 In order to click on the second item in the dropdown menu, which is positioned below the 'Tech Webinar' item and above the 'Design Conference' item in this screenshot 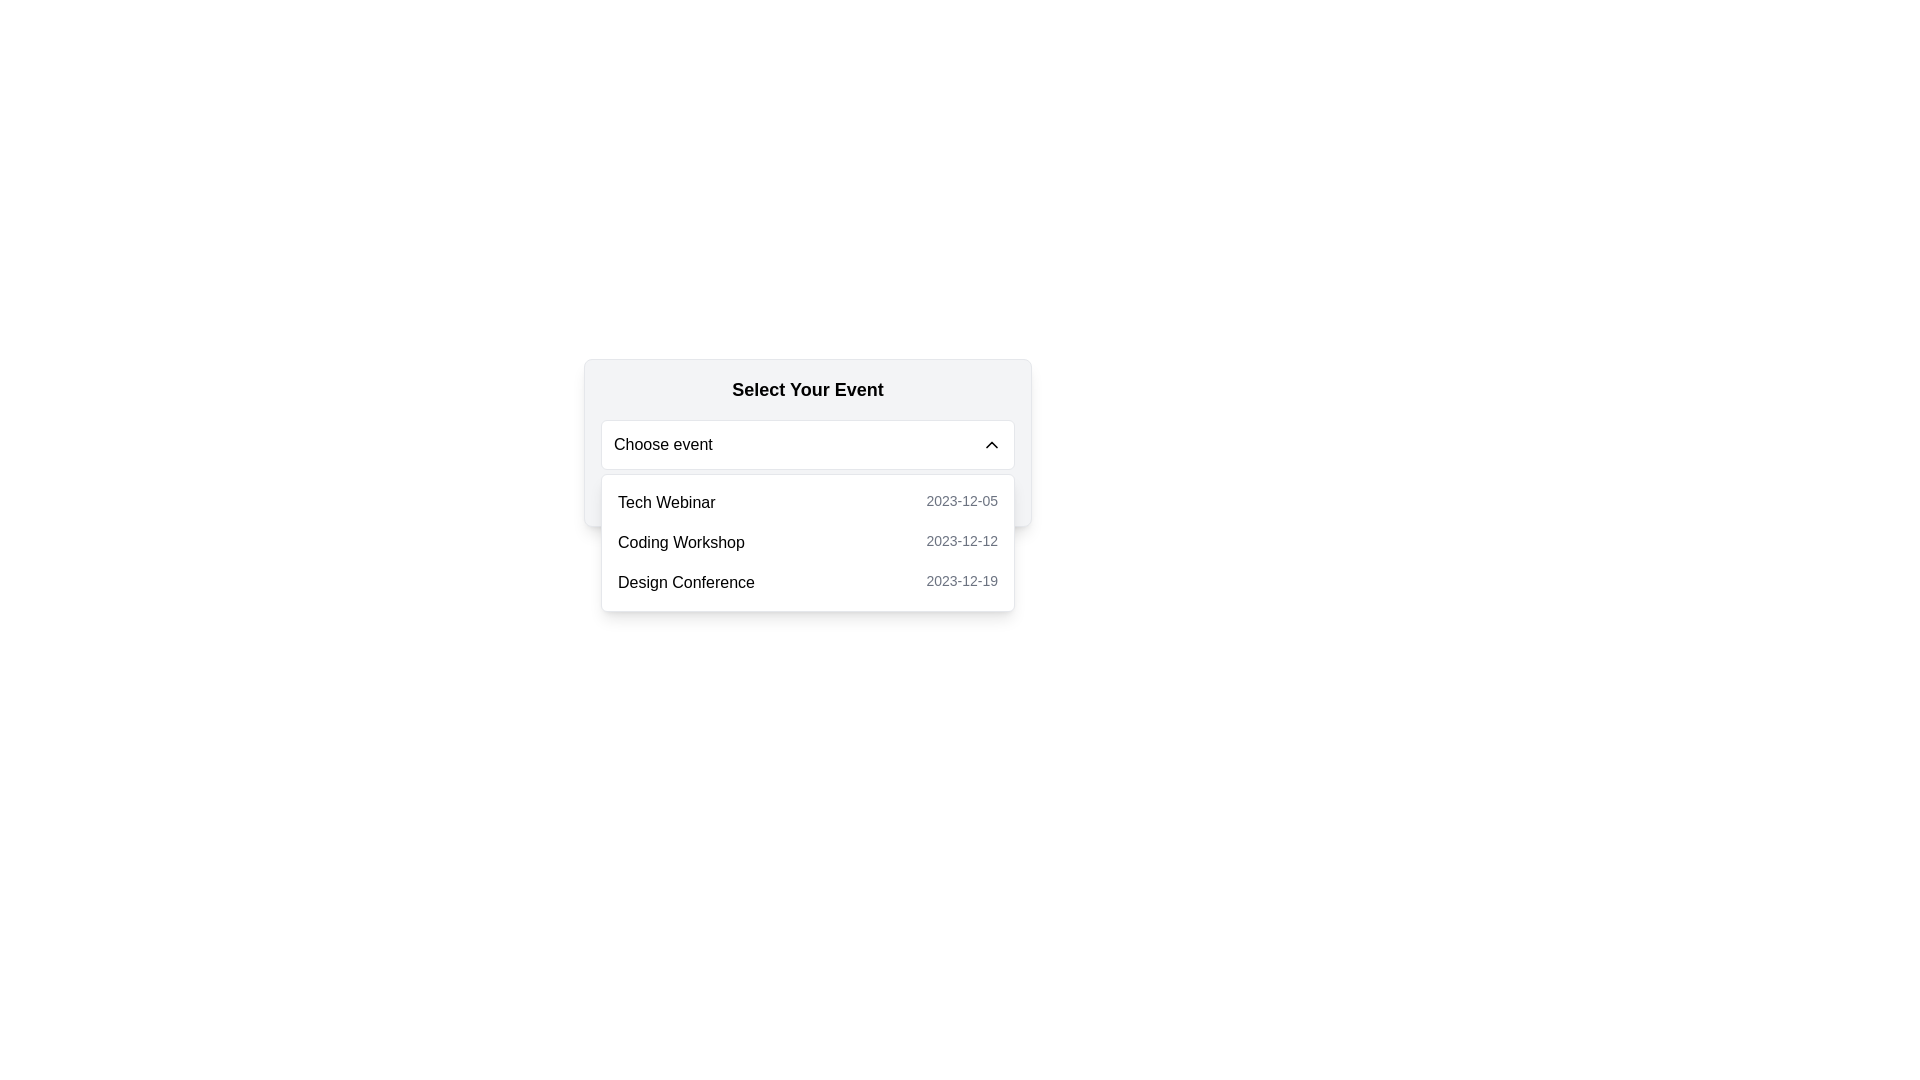, I will do `click(807, 543)`.